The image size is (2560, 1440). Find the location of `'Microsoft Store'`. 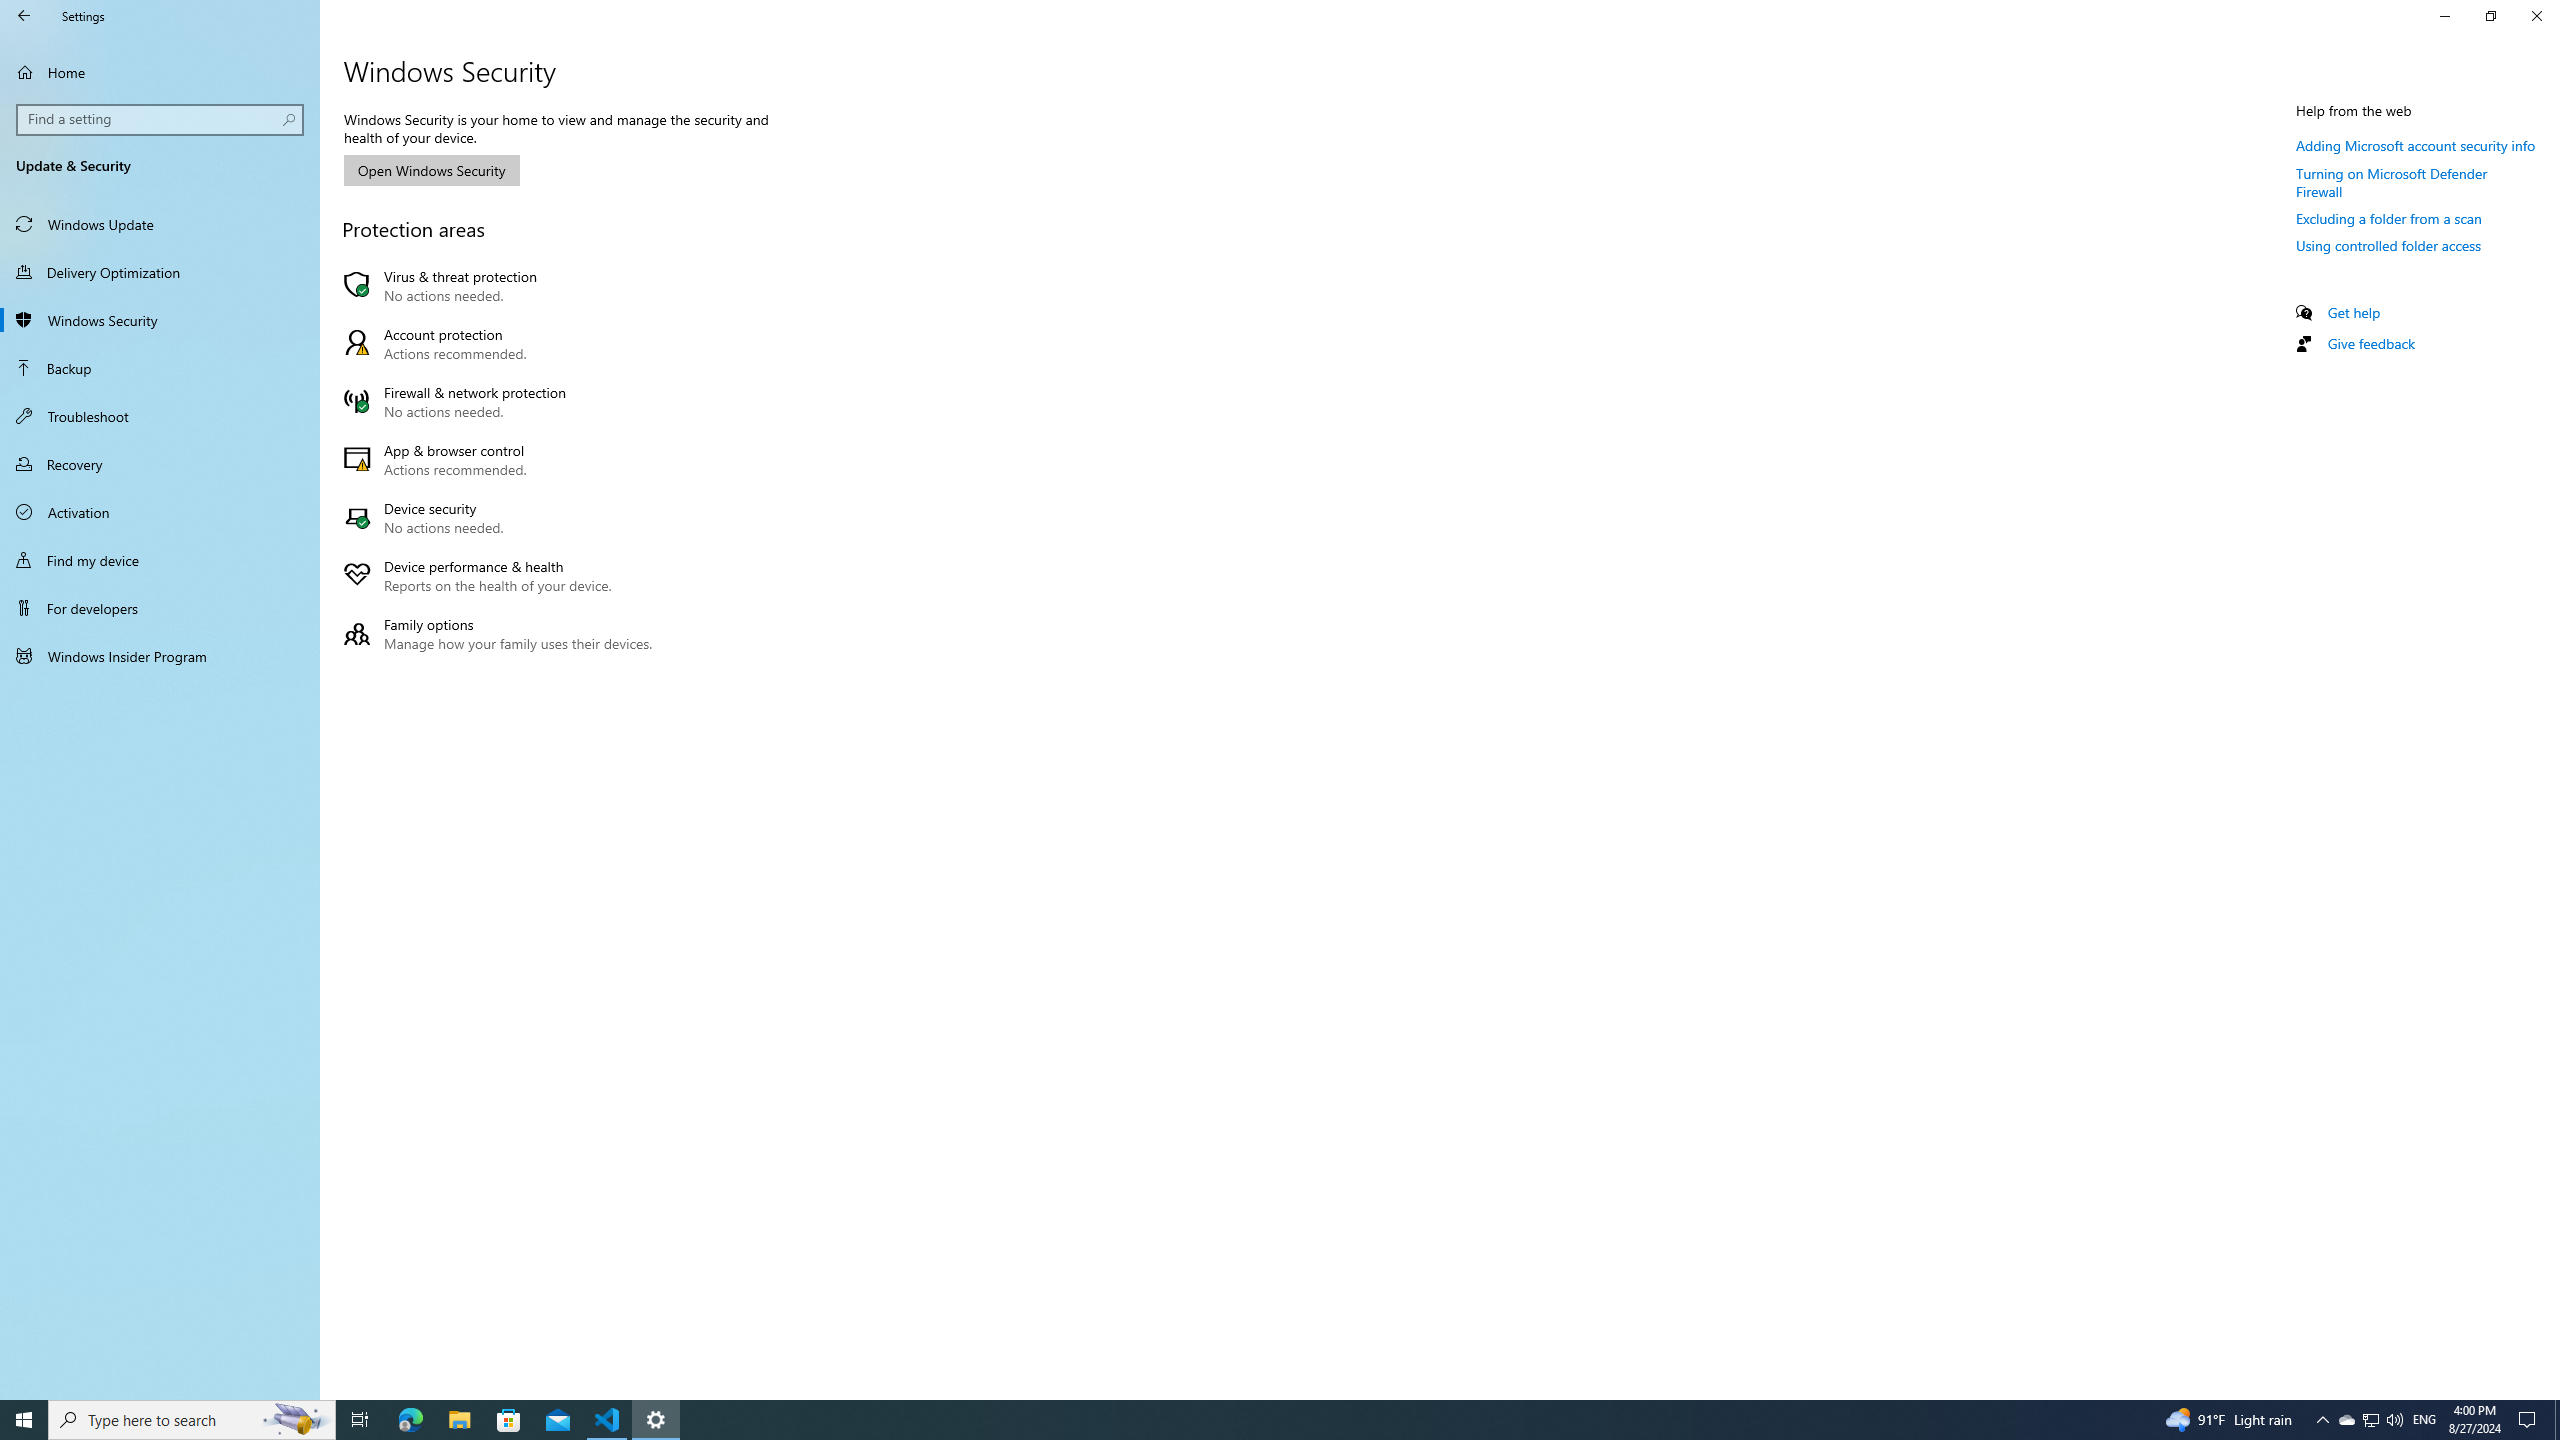

'Microsoft Store' is located at coordinates (509, 1418).